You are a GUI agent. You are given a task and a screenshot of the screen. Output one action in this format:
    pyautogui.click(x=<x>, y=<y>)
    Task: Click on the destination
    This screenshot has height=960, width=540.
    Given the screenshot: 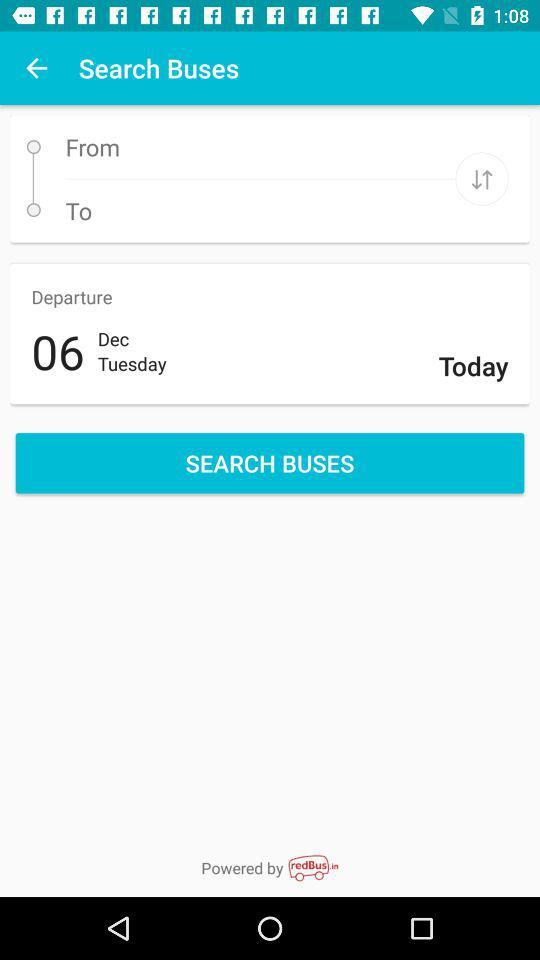 What is the action you would take?
    pyautogui.click(x=481, y=178)
    